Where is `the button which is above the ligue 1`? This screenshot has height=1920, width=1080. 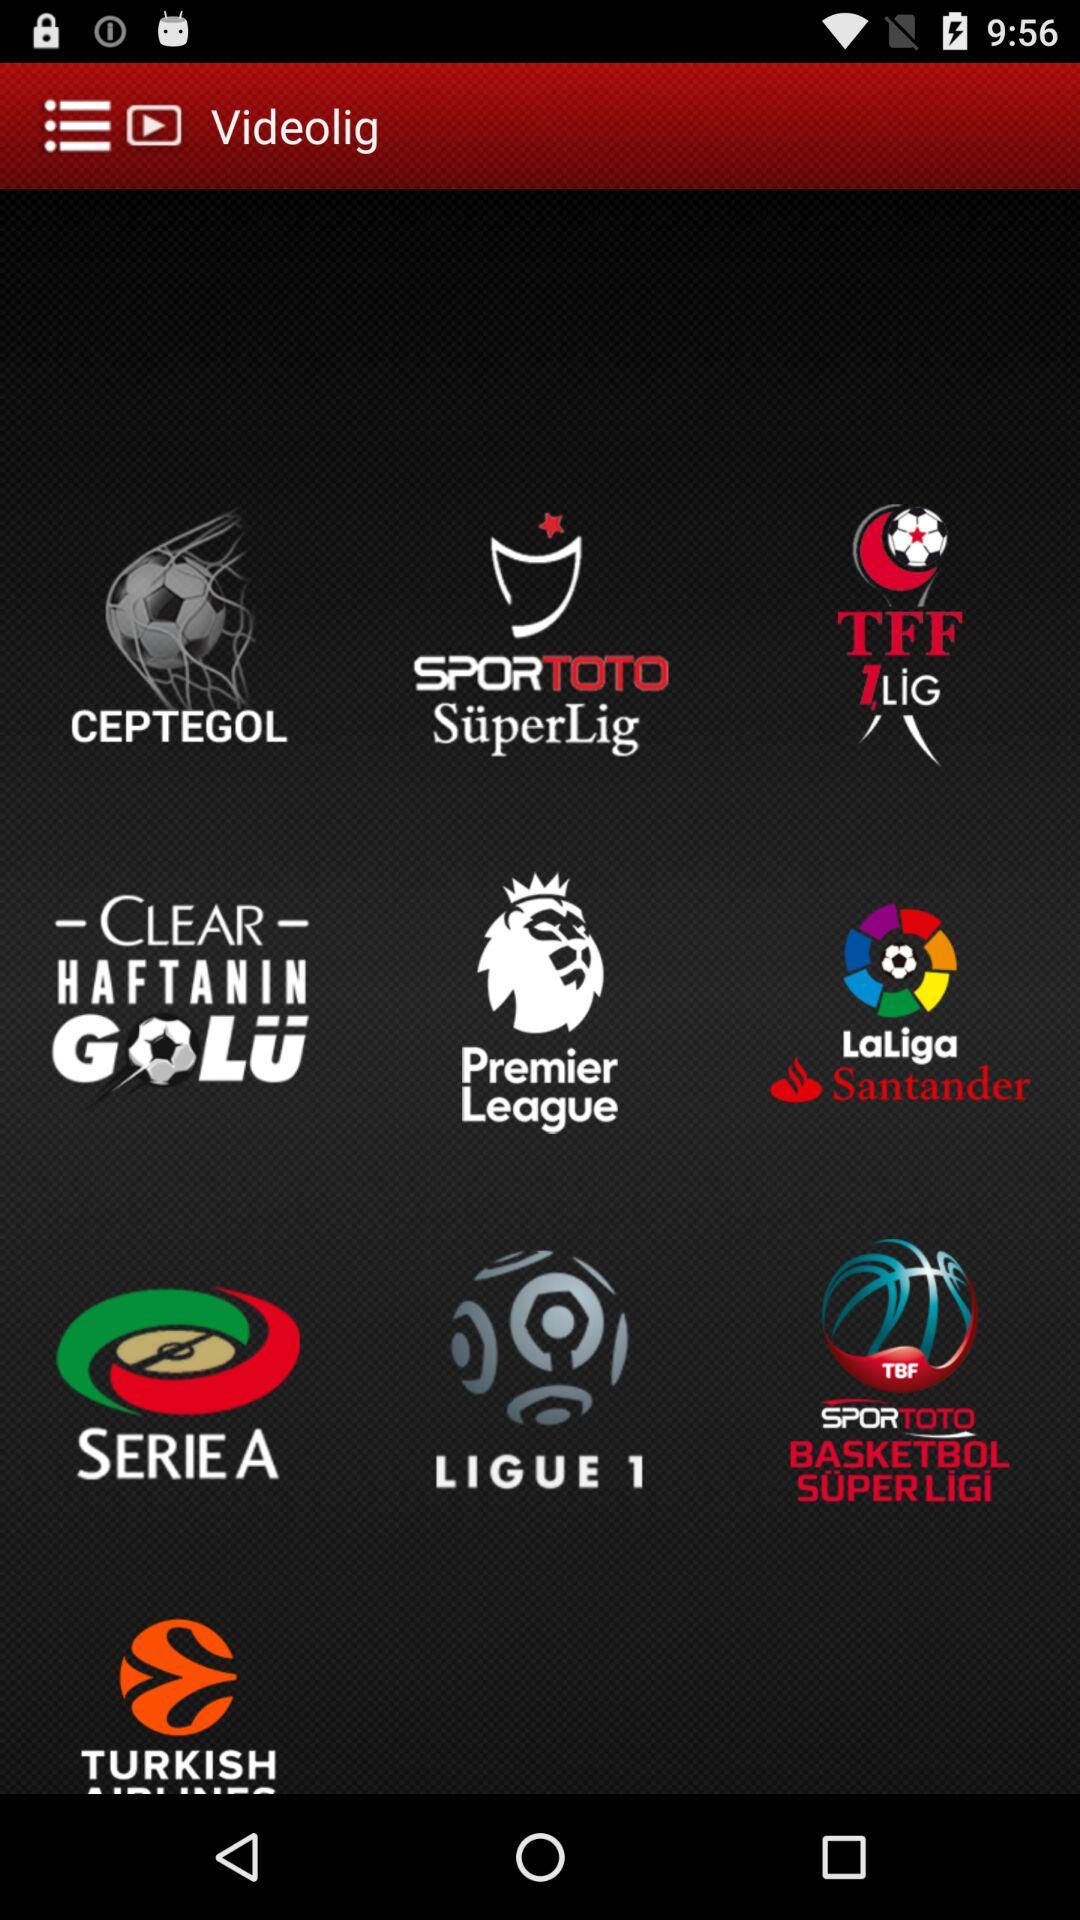 the button which is above the ligue 1 is located at coordinates (540, 1003).